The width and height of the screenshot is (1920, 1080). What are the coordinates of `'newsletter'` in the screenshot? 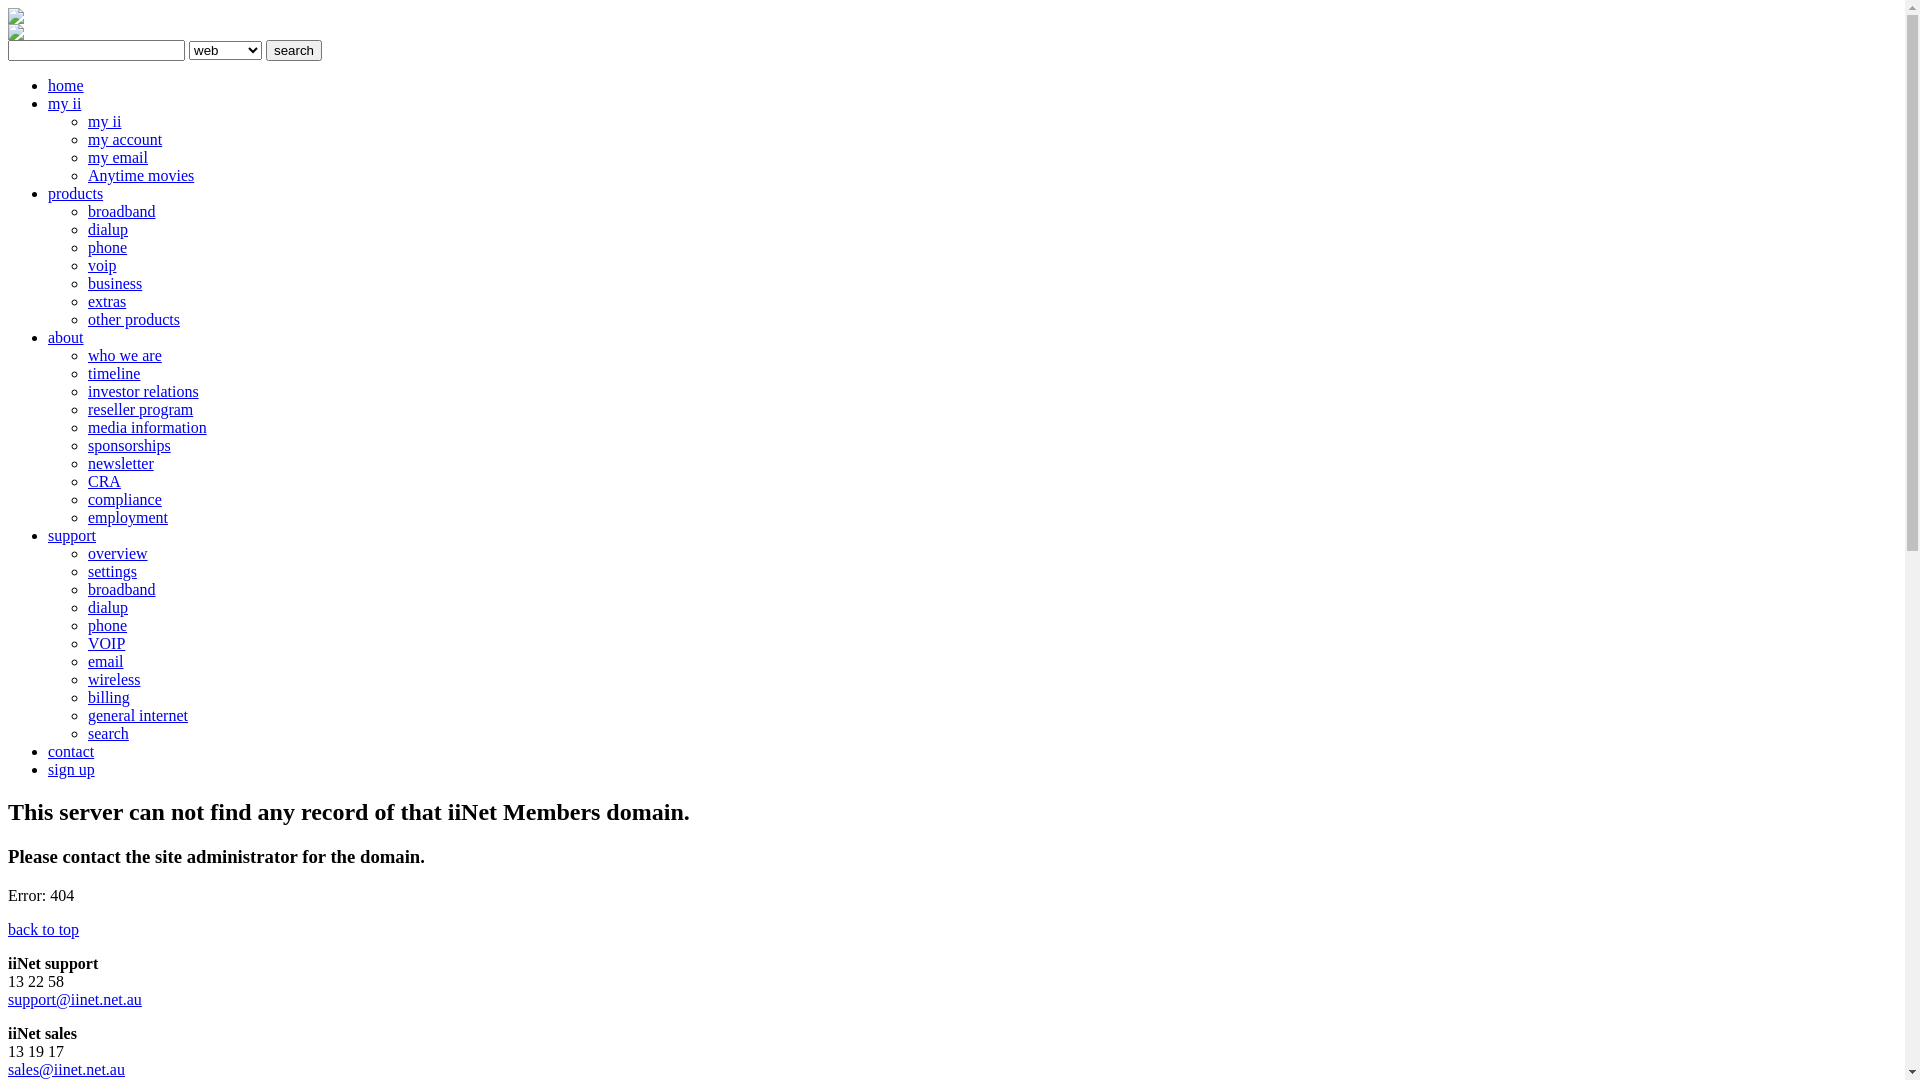 It's located at (86, 463).